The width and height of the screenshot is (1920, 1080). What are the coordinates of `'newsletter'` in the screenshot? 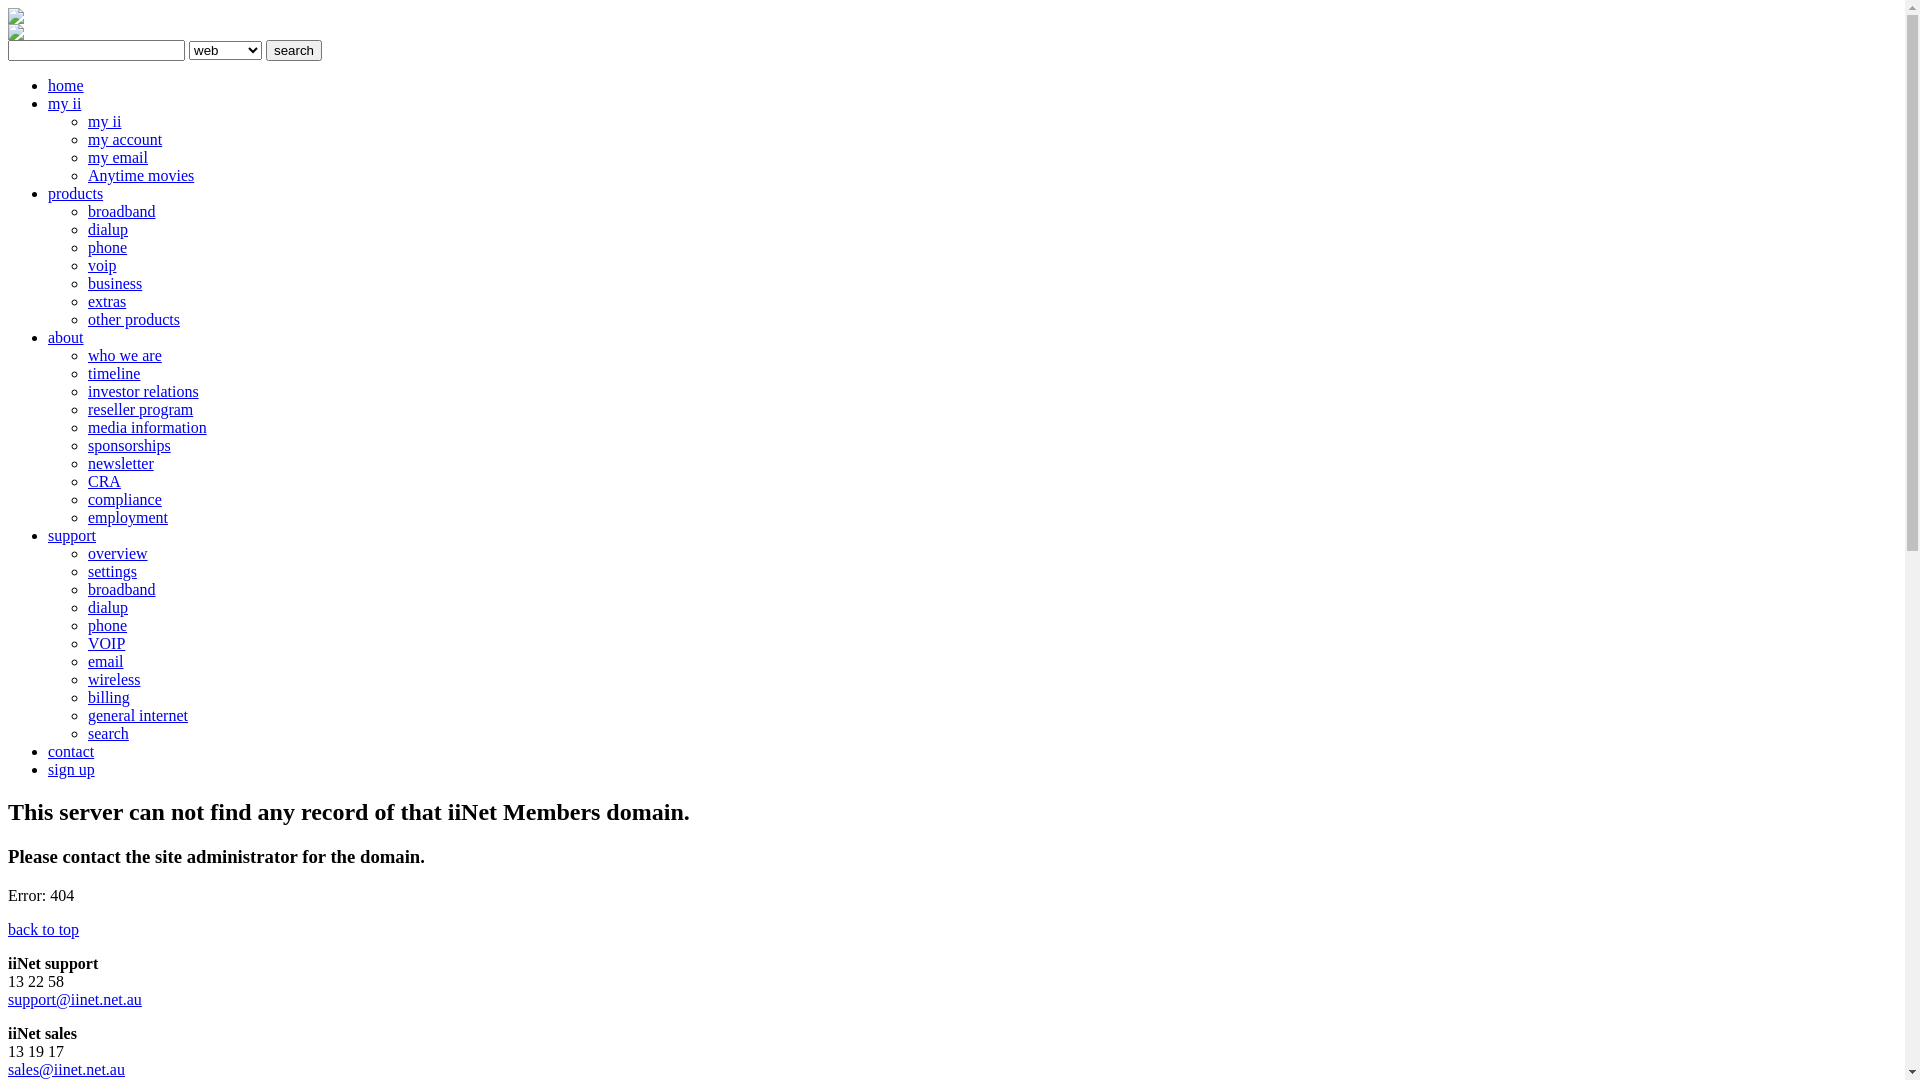 It's located at (86, 463).